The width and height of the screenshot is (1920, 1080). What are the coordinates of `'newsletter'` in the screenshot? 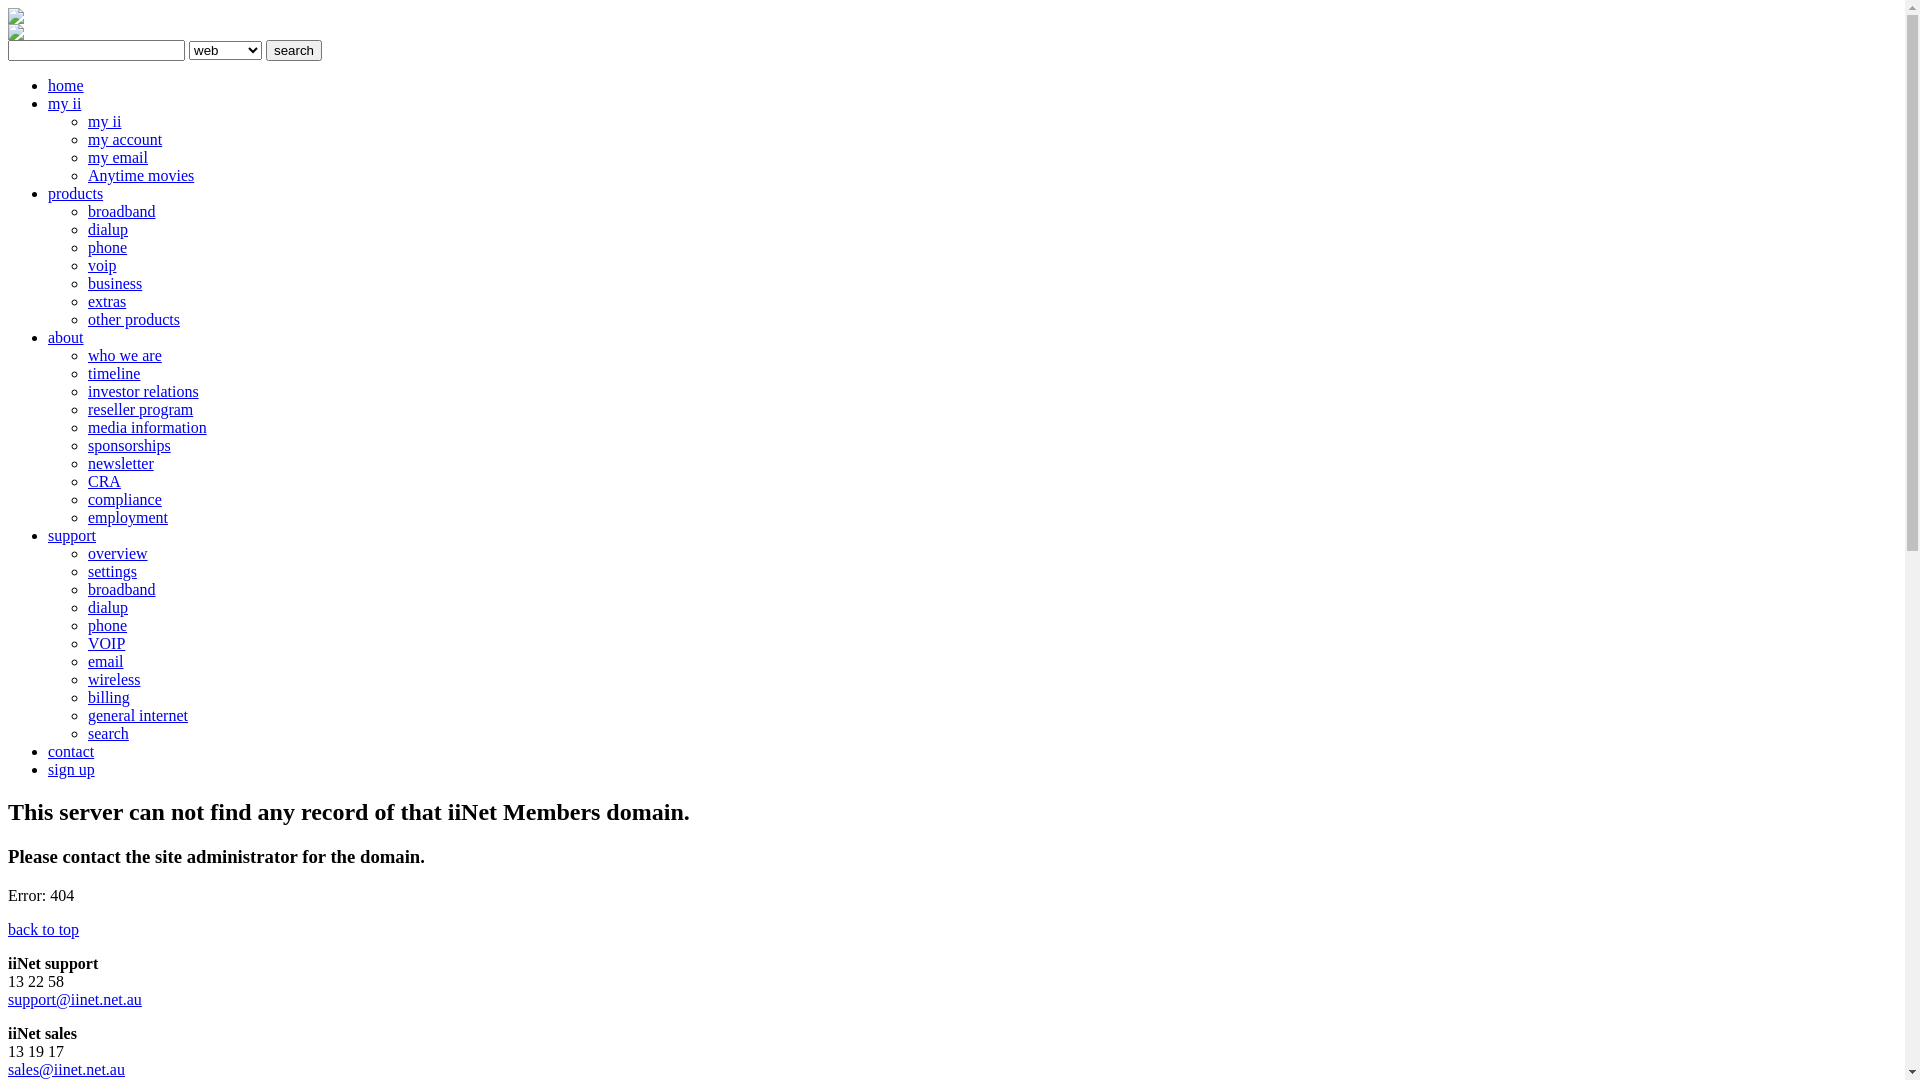 It's located at (86, 463).